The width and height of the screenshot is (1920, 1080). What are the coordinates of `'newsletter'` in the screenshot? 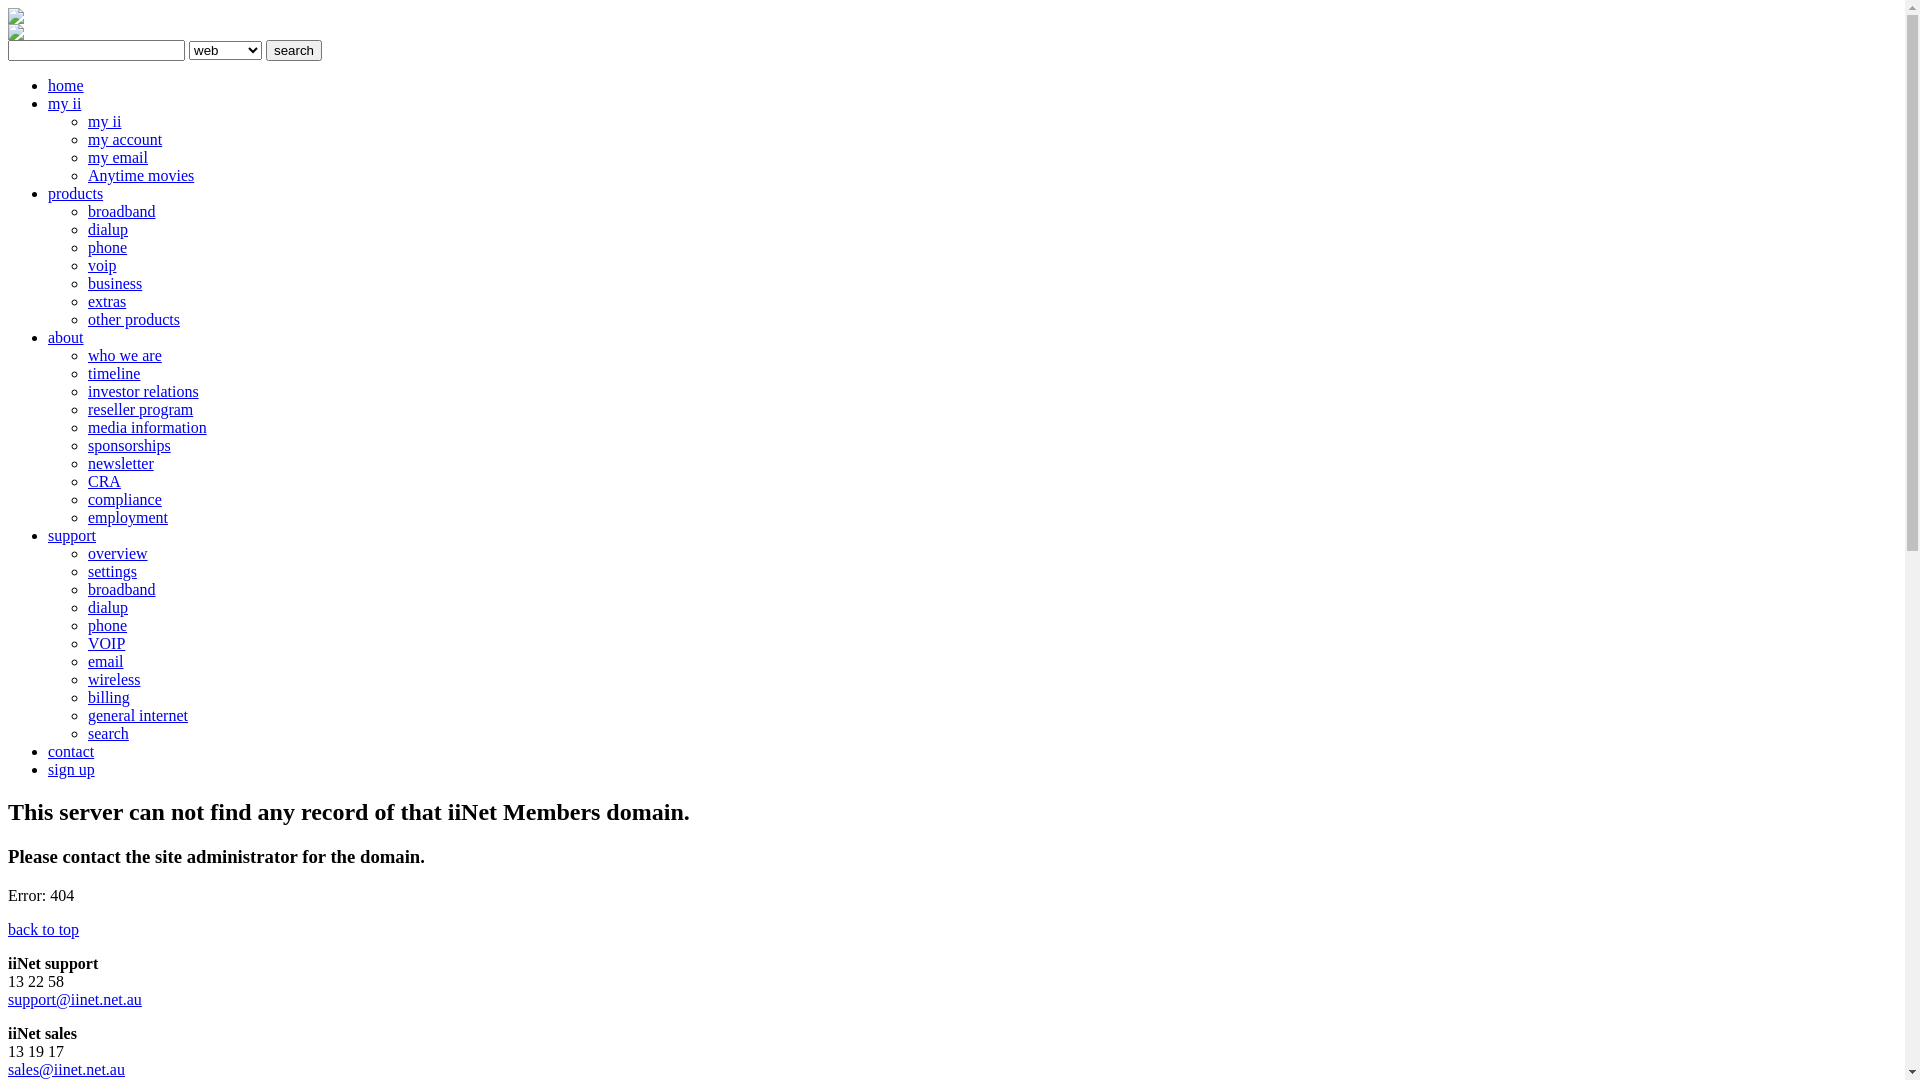 It's located at (86, 463).